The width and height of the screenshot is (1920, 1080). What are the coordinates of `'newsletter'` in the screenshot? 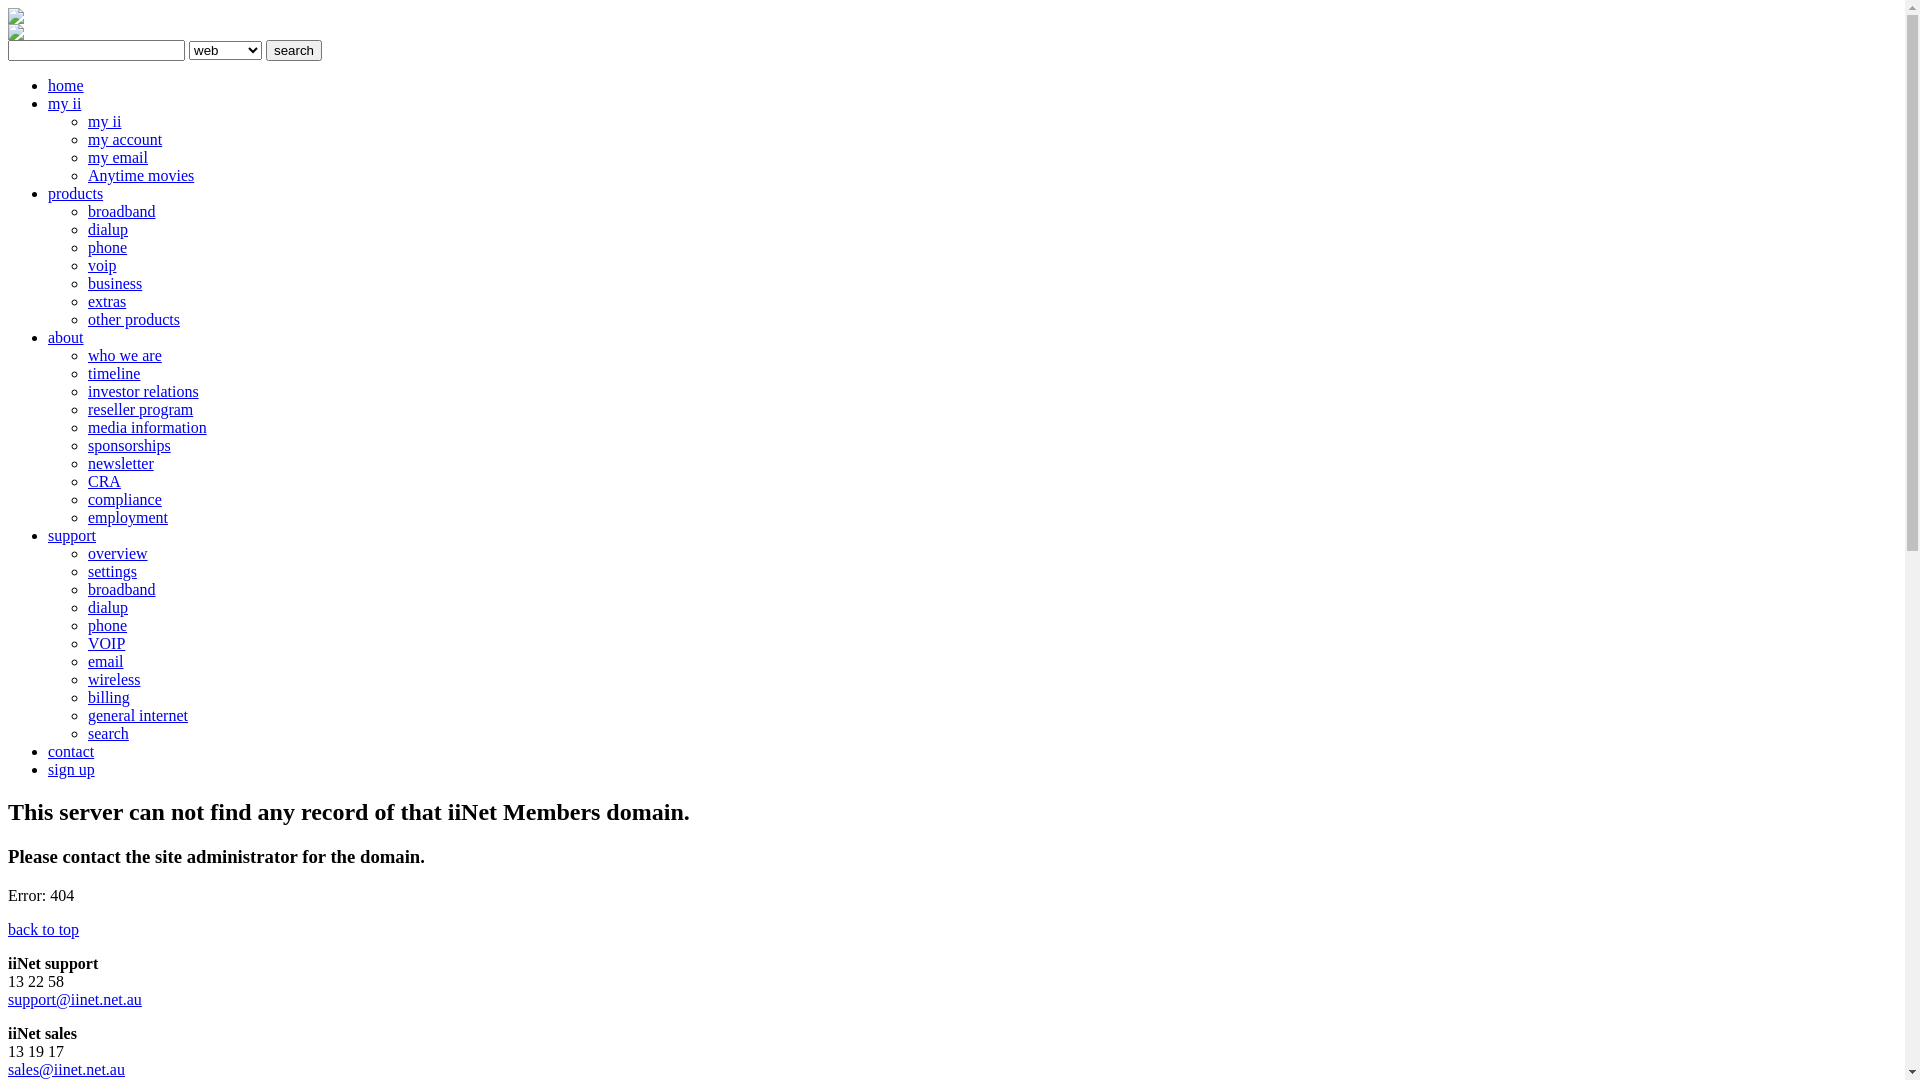 It's located at (86, 463).